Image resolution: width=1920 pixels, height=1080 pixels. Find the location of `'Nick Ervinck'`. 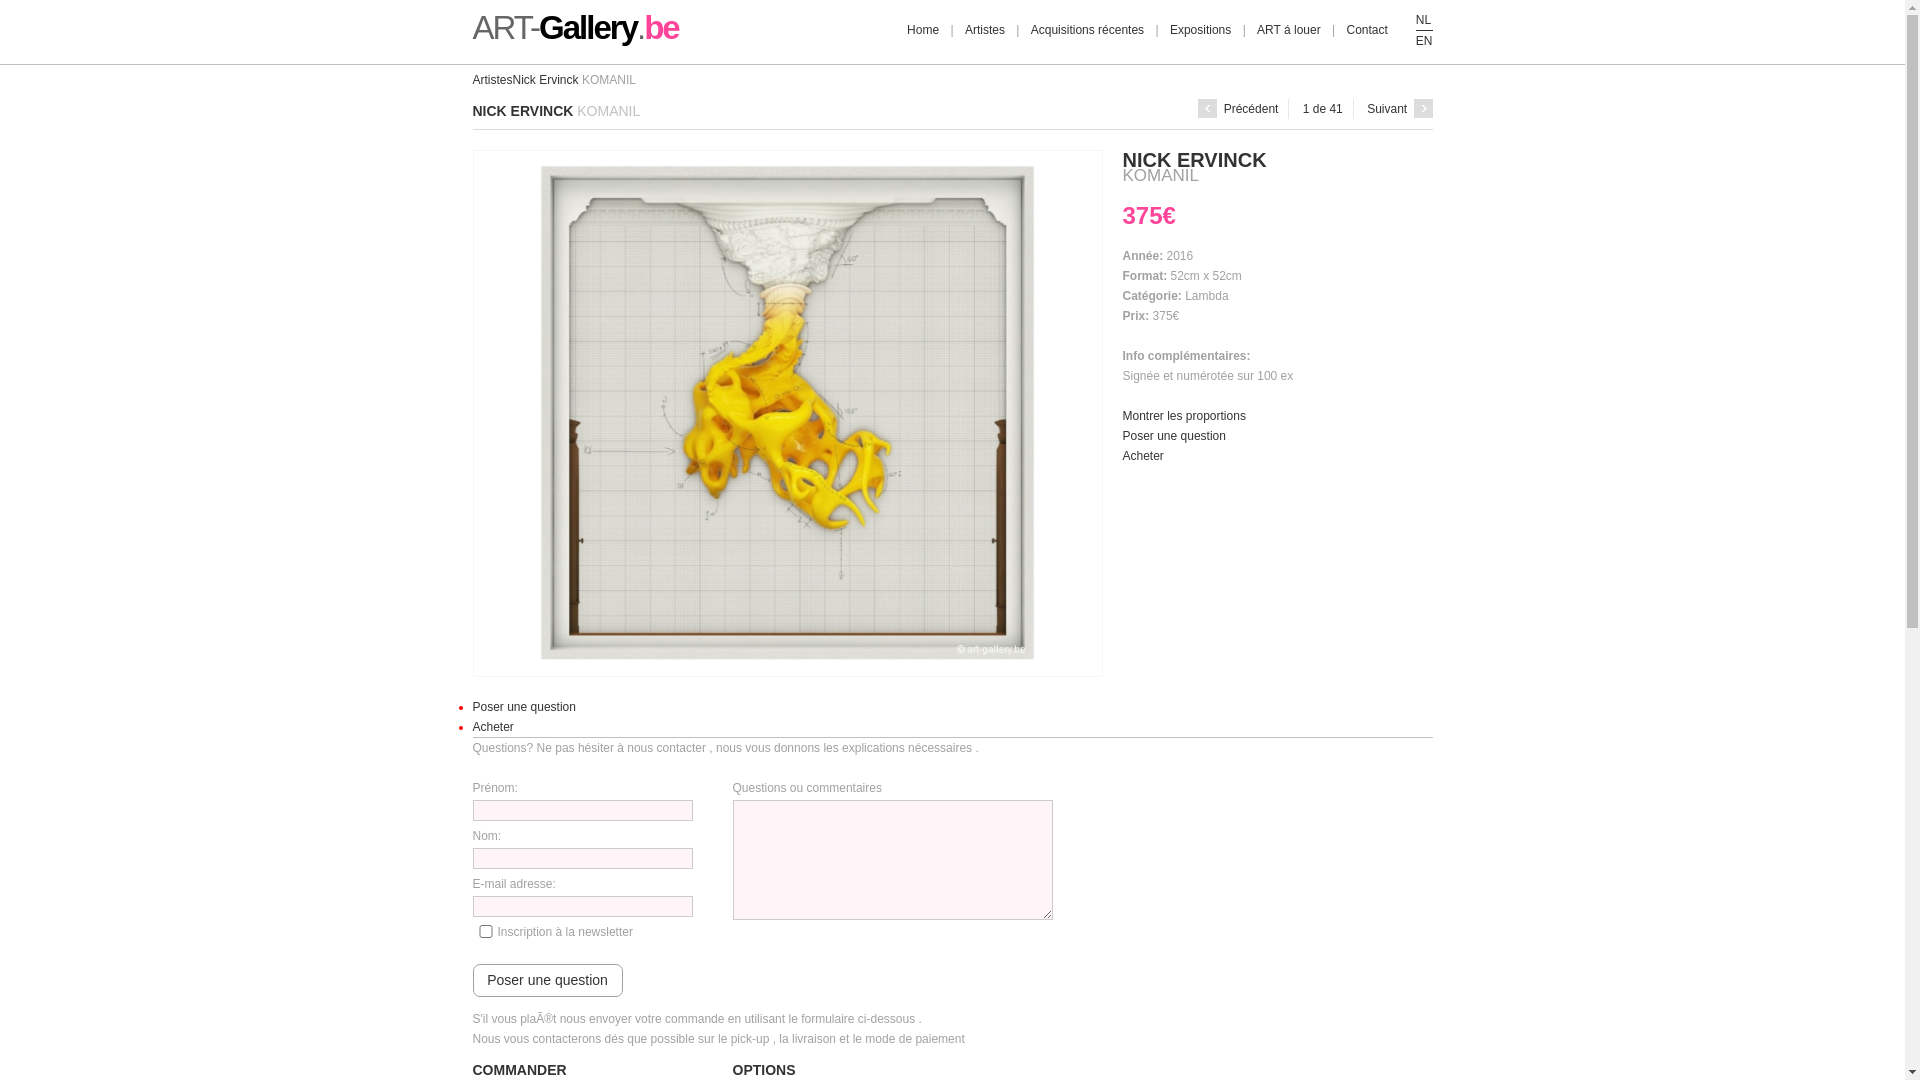

'Nick Ervinck' is located at coordinates (546, 79).